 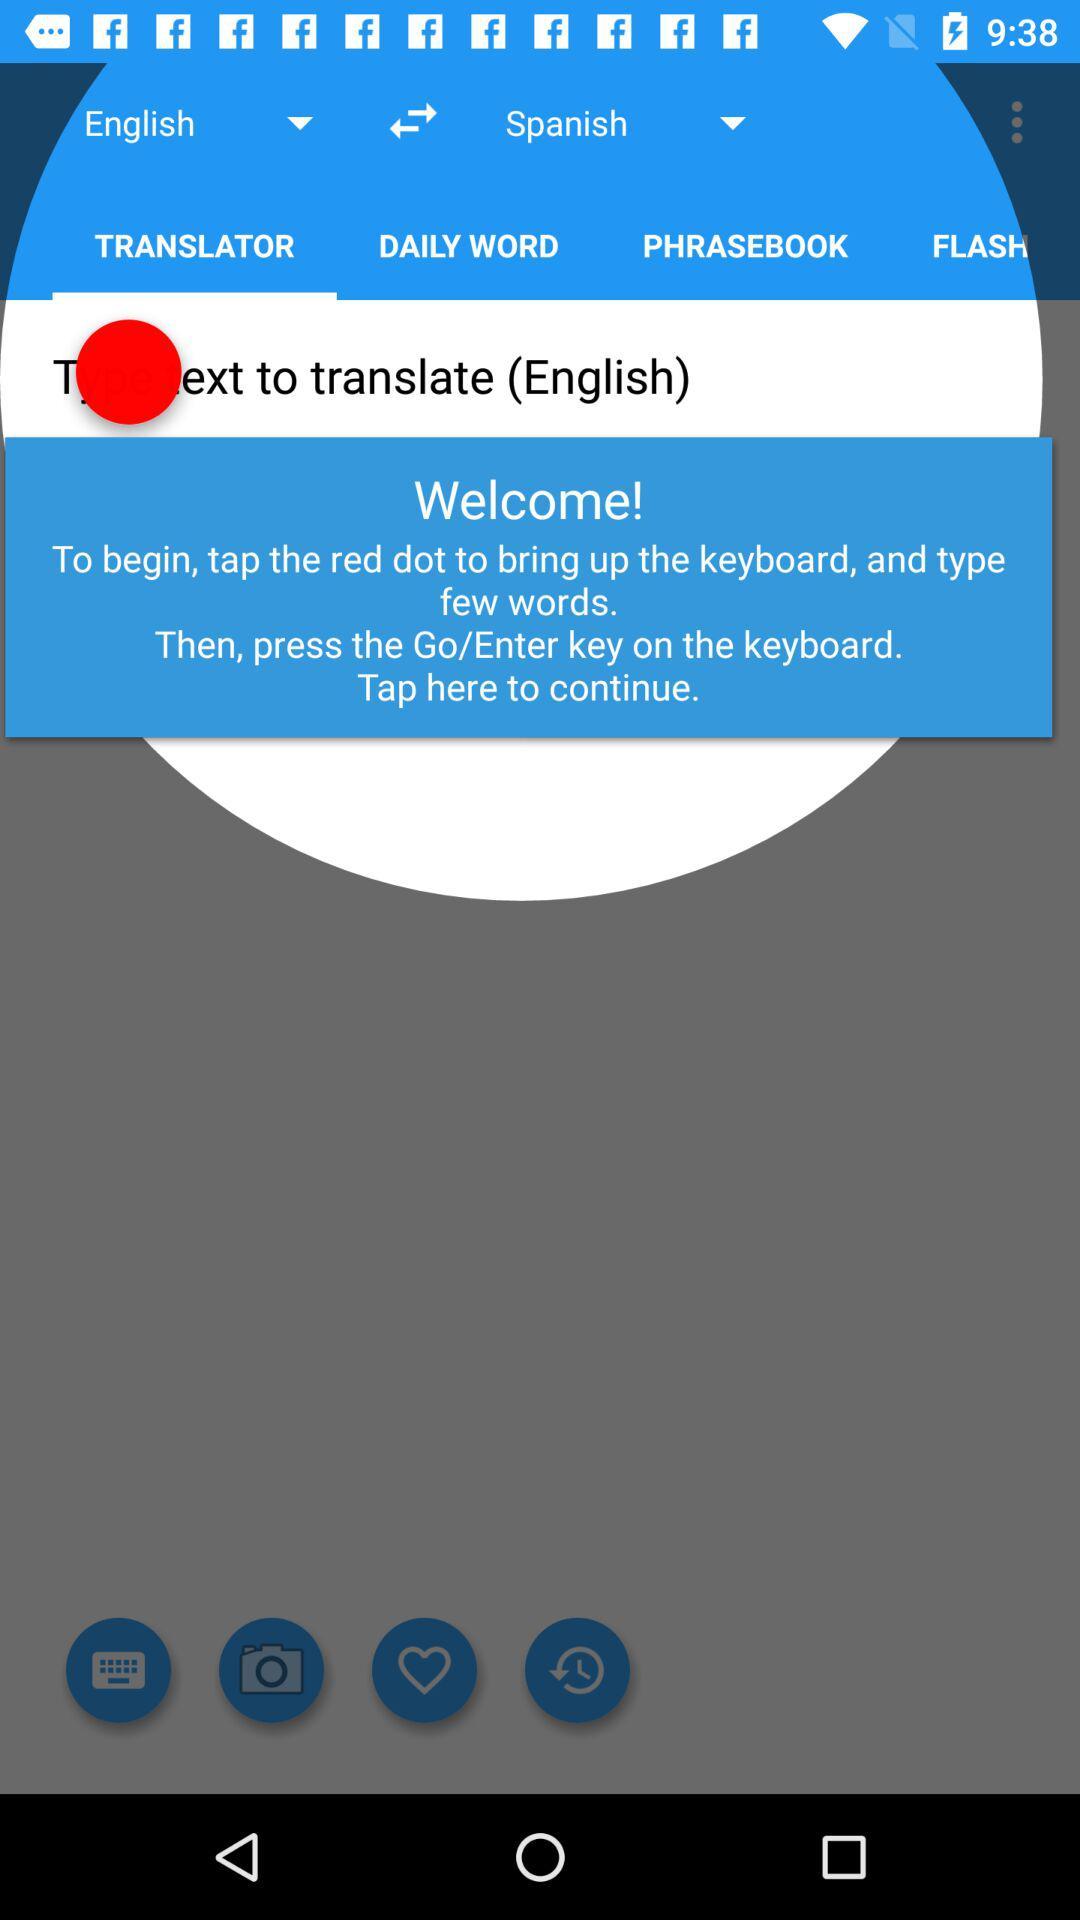 What do you see at coordinates (540, 593) in the screenshot?
I see `the text few words` at bounding box center [540, 593].